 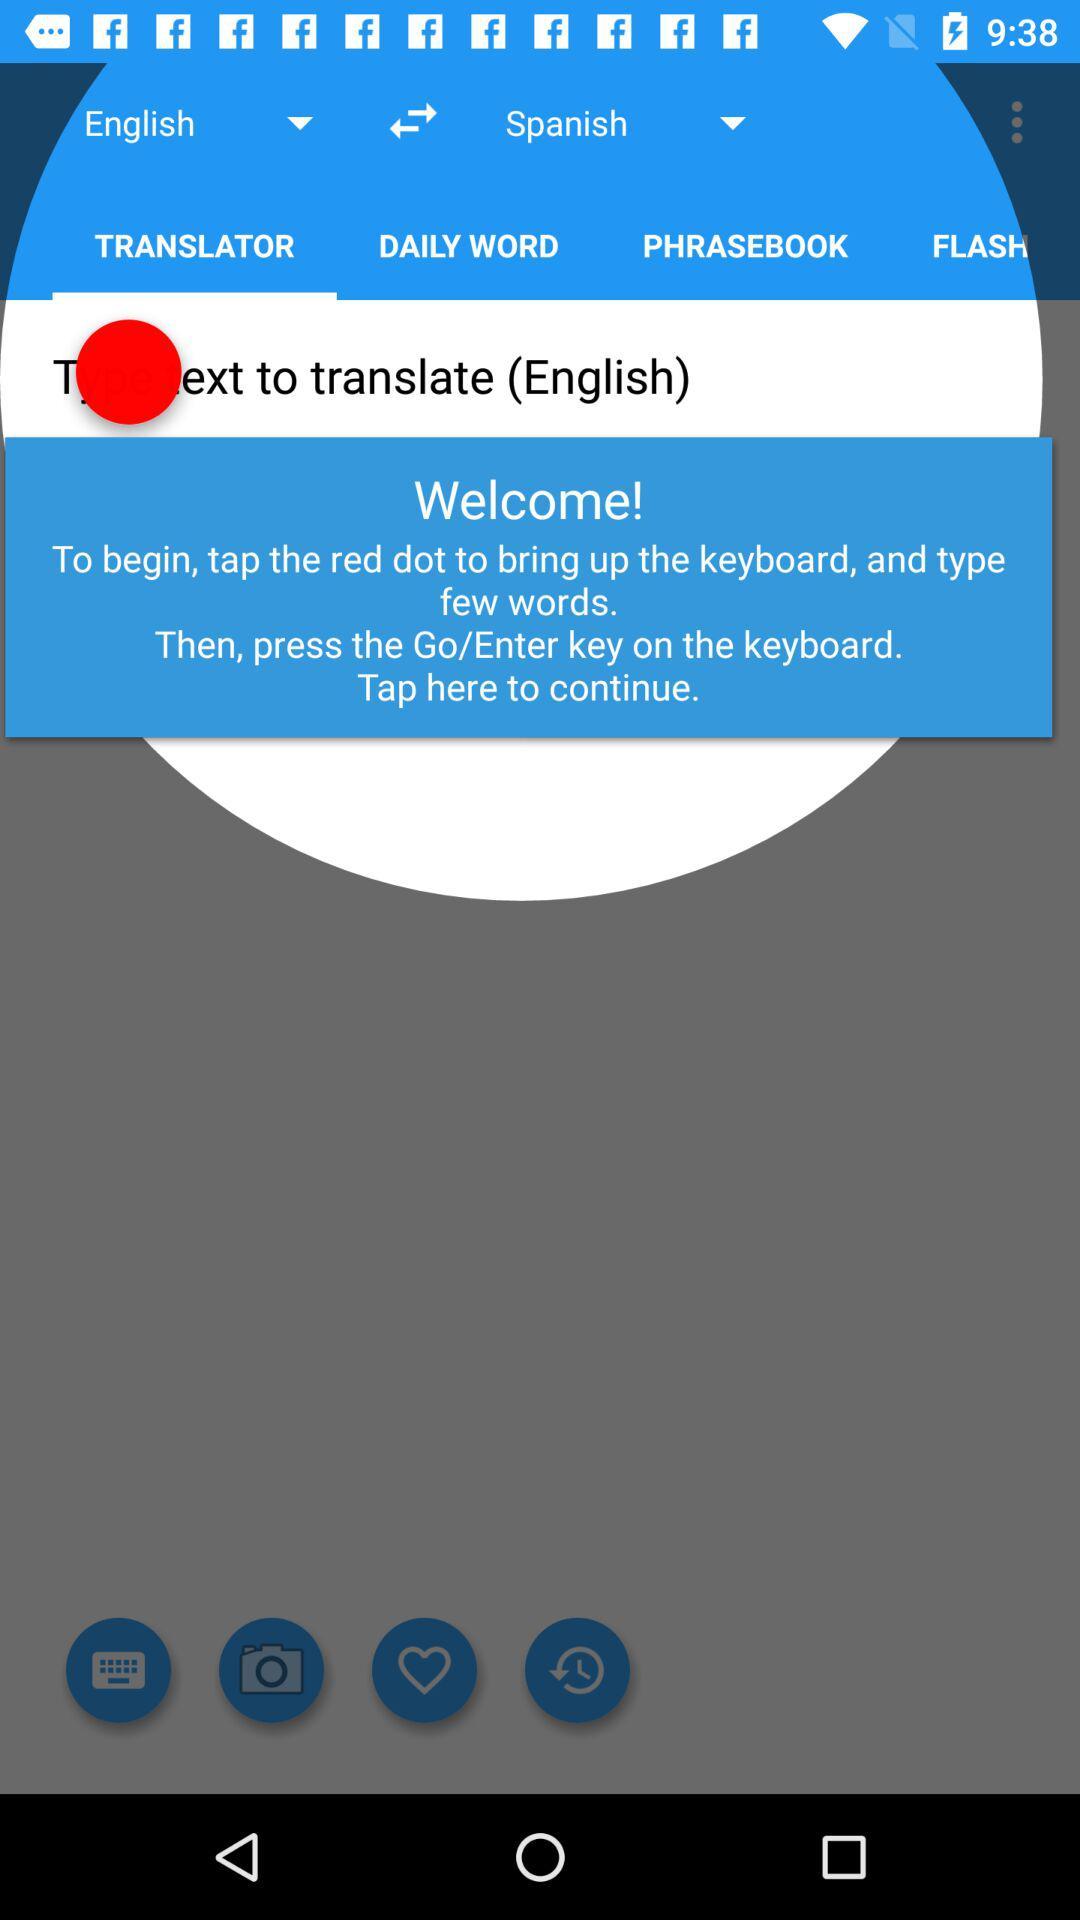 What do you see at coordinates (540, 593) in the screenshot?
I see `the text few words` at bounding box center [540, 593].